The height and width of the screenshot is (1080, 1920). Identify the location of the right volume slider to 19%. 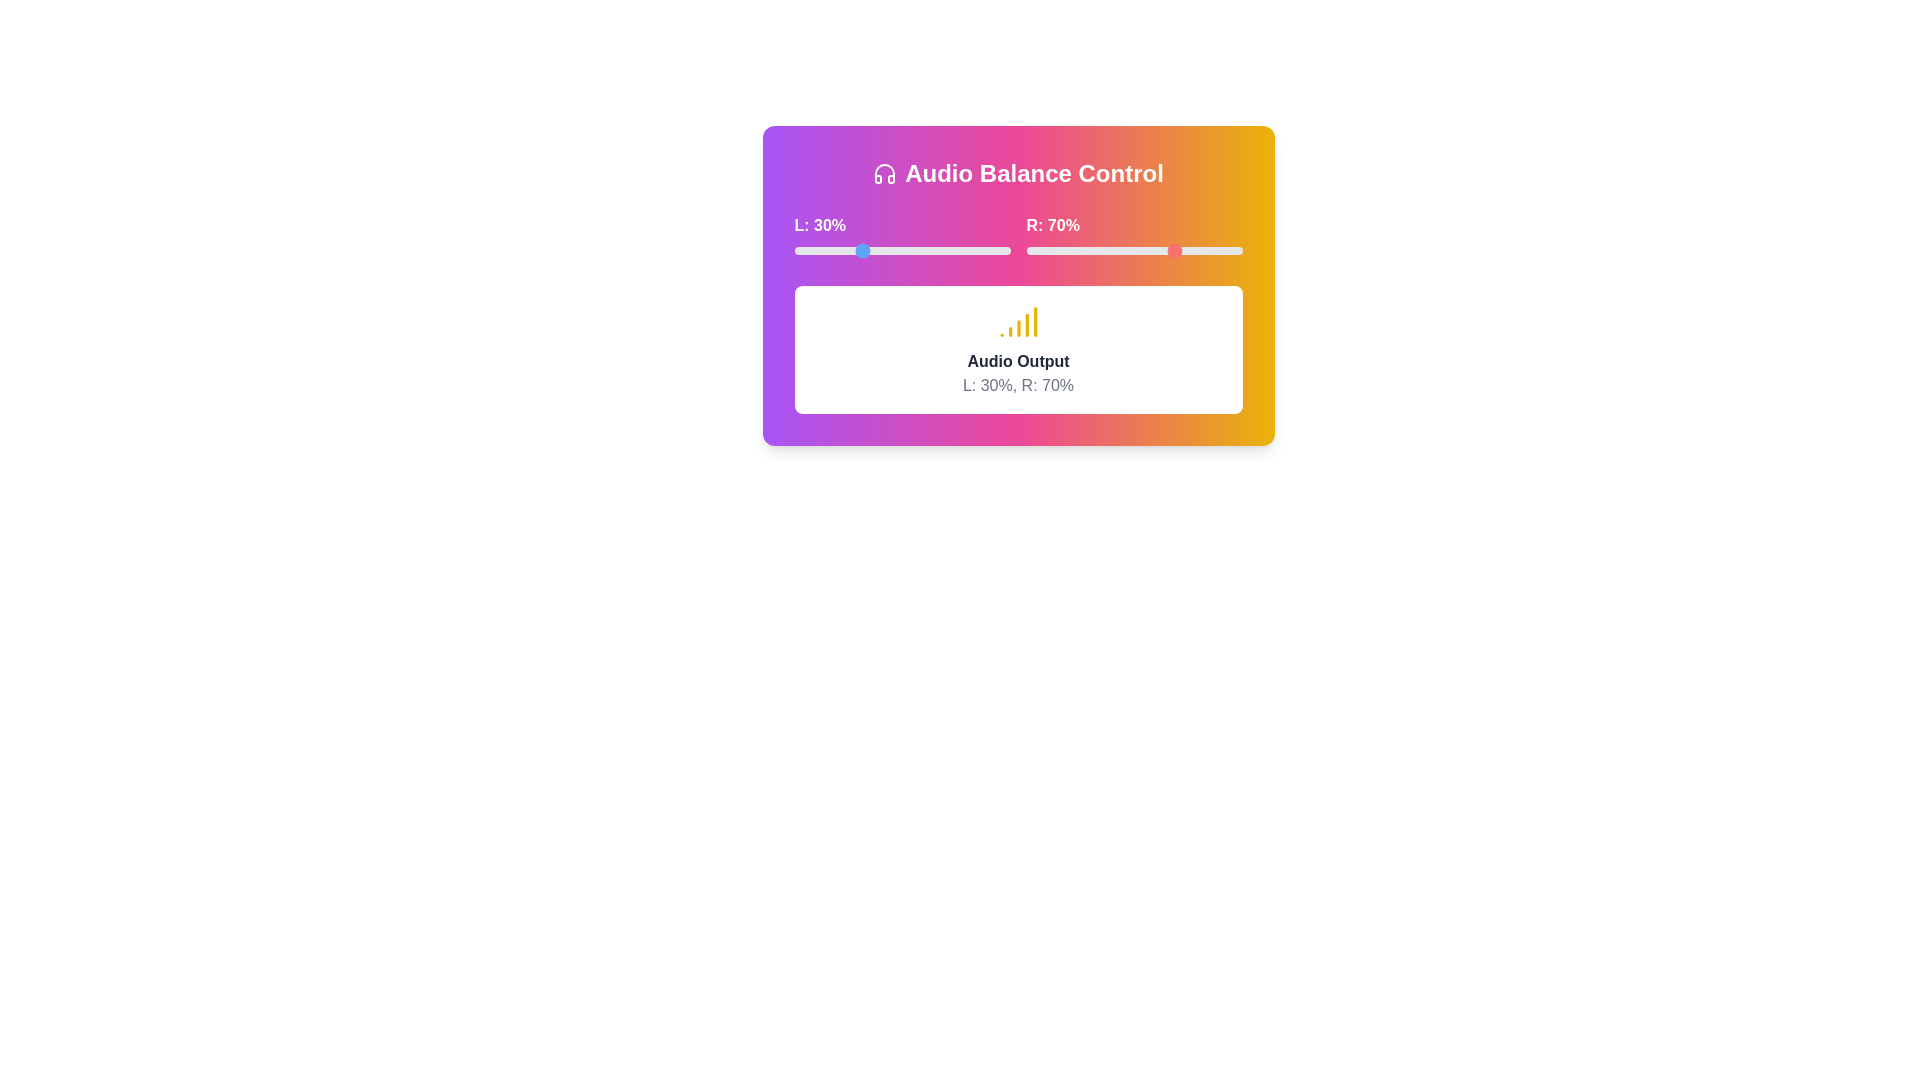
(1066, 249).